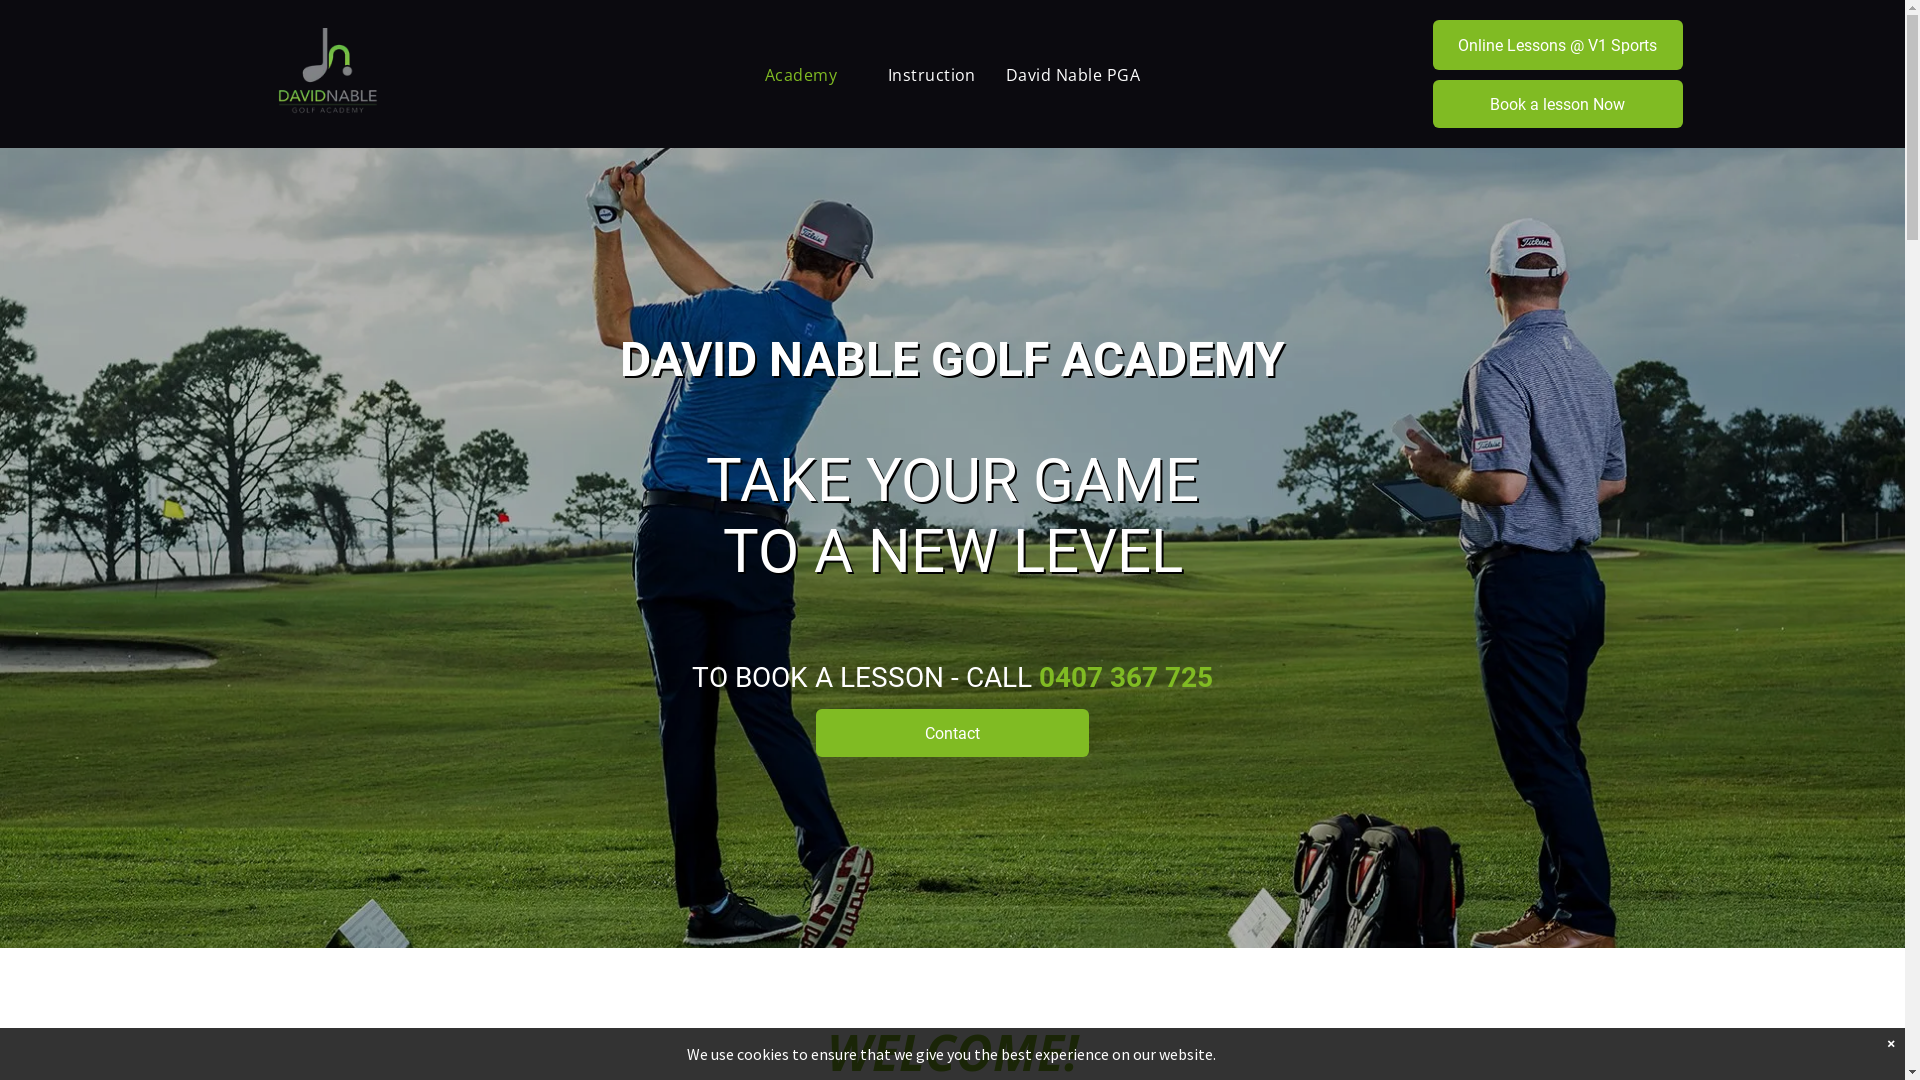 This screenshot has height=1080, width=1920. Describe the element at coordinates (930, 73) in the screenshot. I see `'Instruction'` at that location.